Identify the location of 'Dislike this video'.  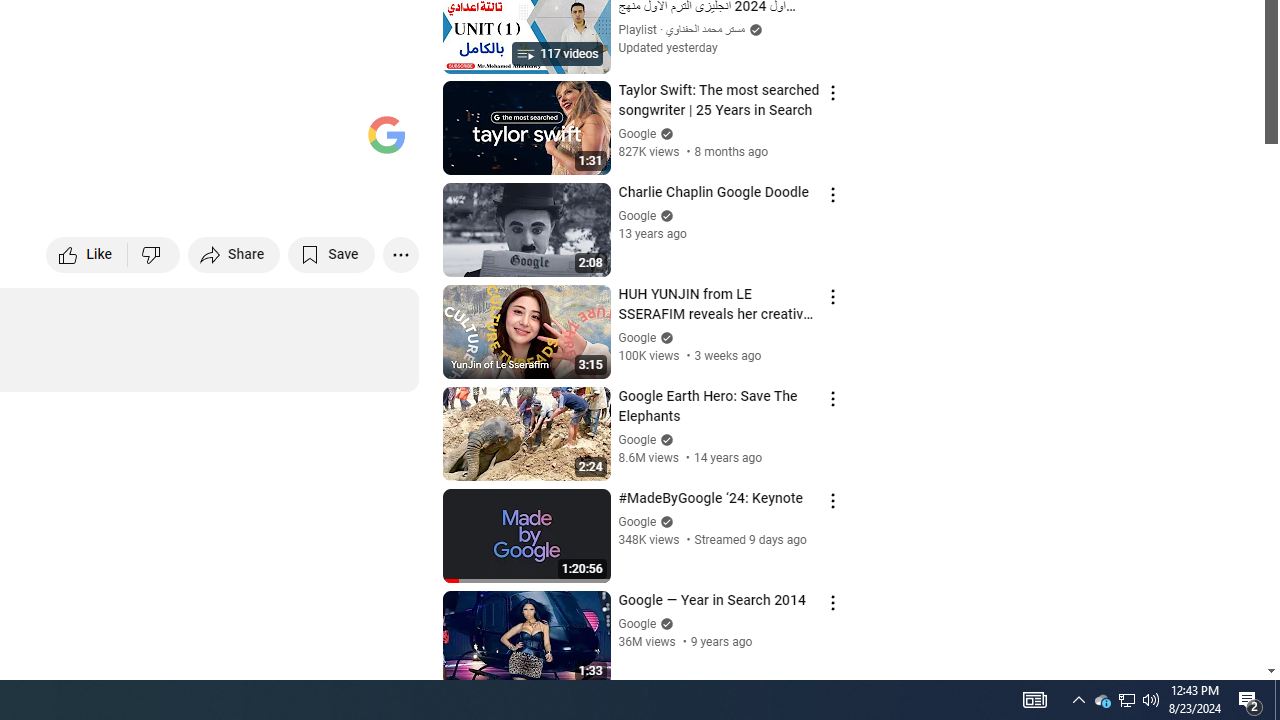
(153, 253).